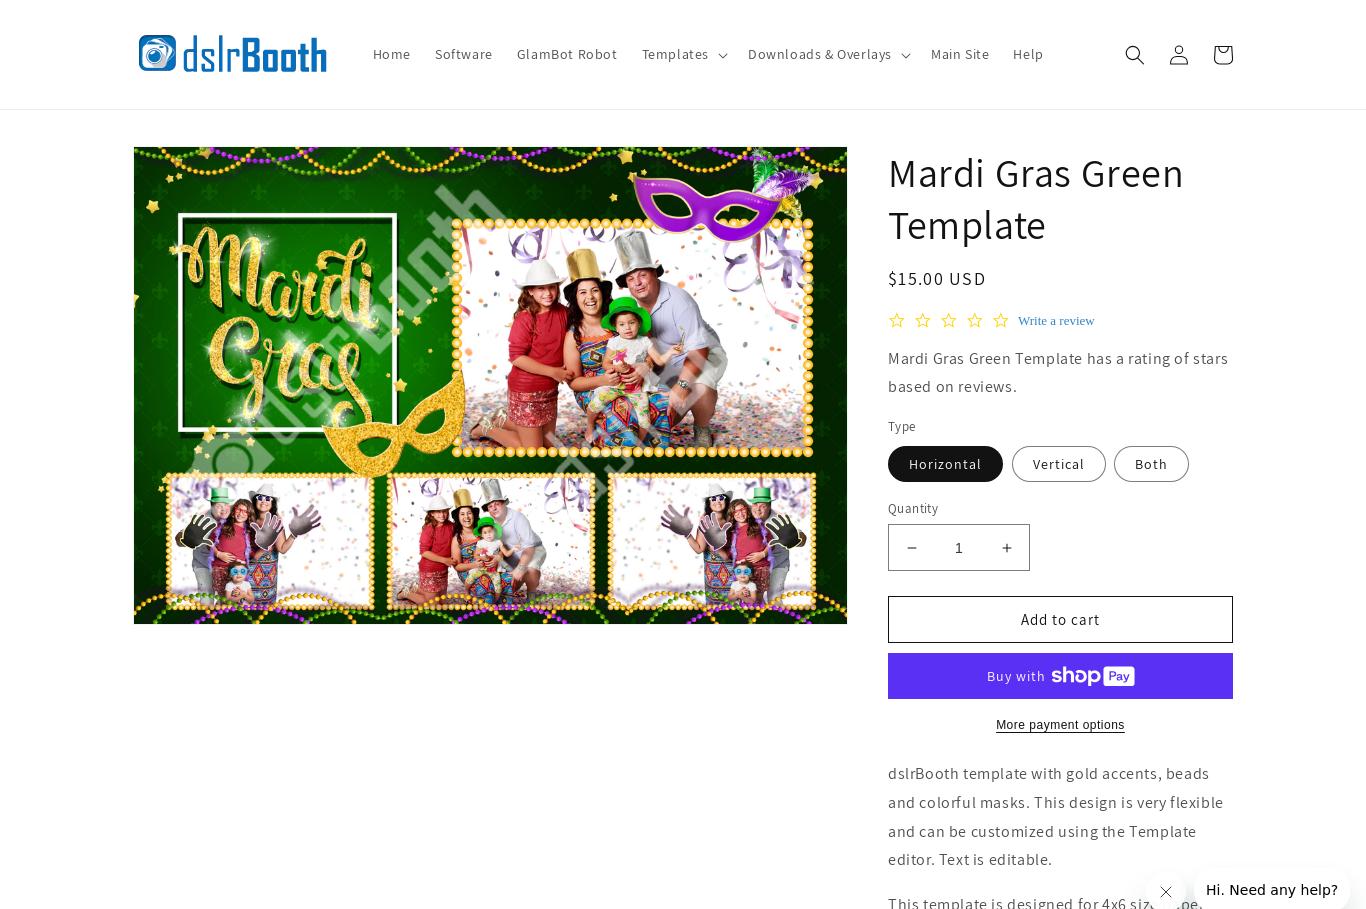  What do you see at coordinates (809, 267) in the screenshot?
I see `'Static GIF/Video Overlays'` at bounding box center [809, 267].